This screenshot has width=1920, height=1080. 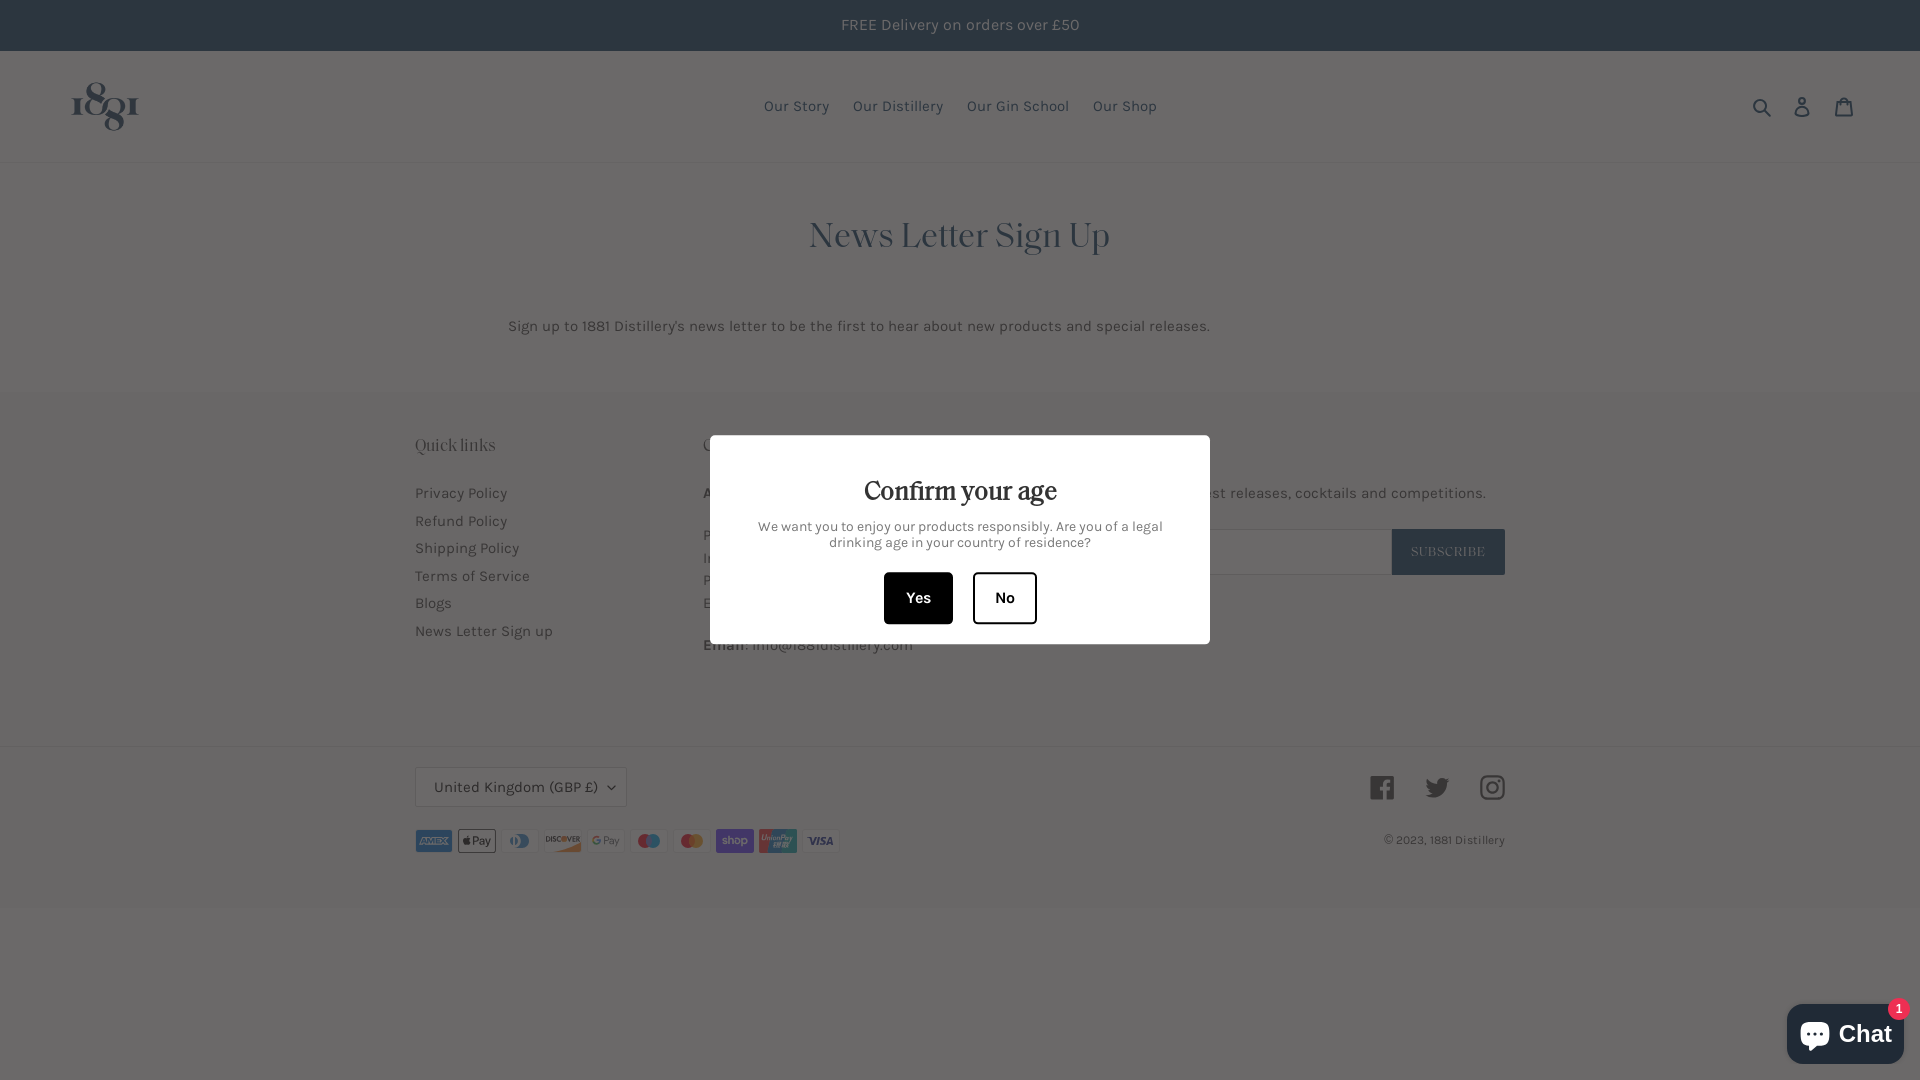 What do you see at coordinates (1842, 106) in the screenshot?
I see `'Cart'` at bounding box center [1842, 106].